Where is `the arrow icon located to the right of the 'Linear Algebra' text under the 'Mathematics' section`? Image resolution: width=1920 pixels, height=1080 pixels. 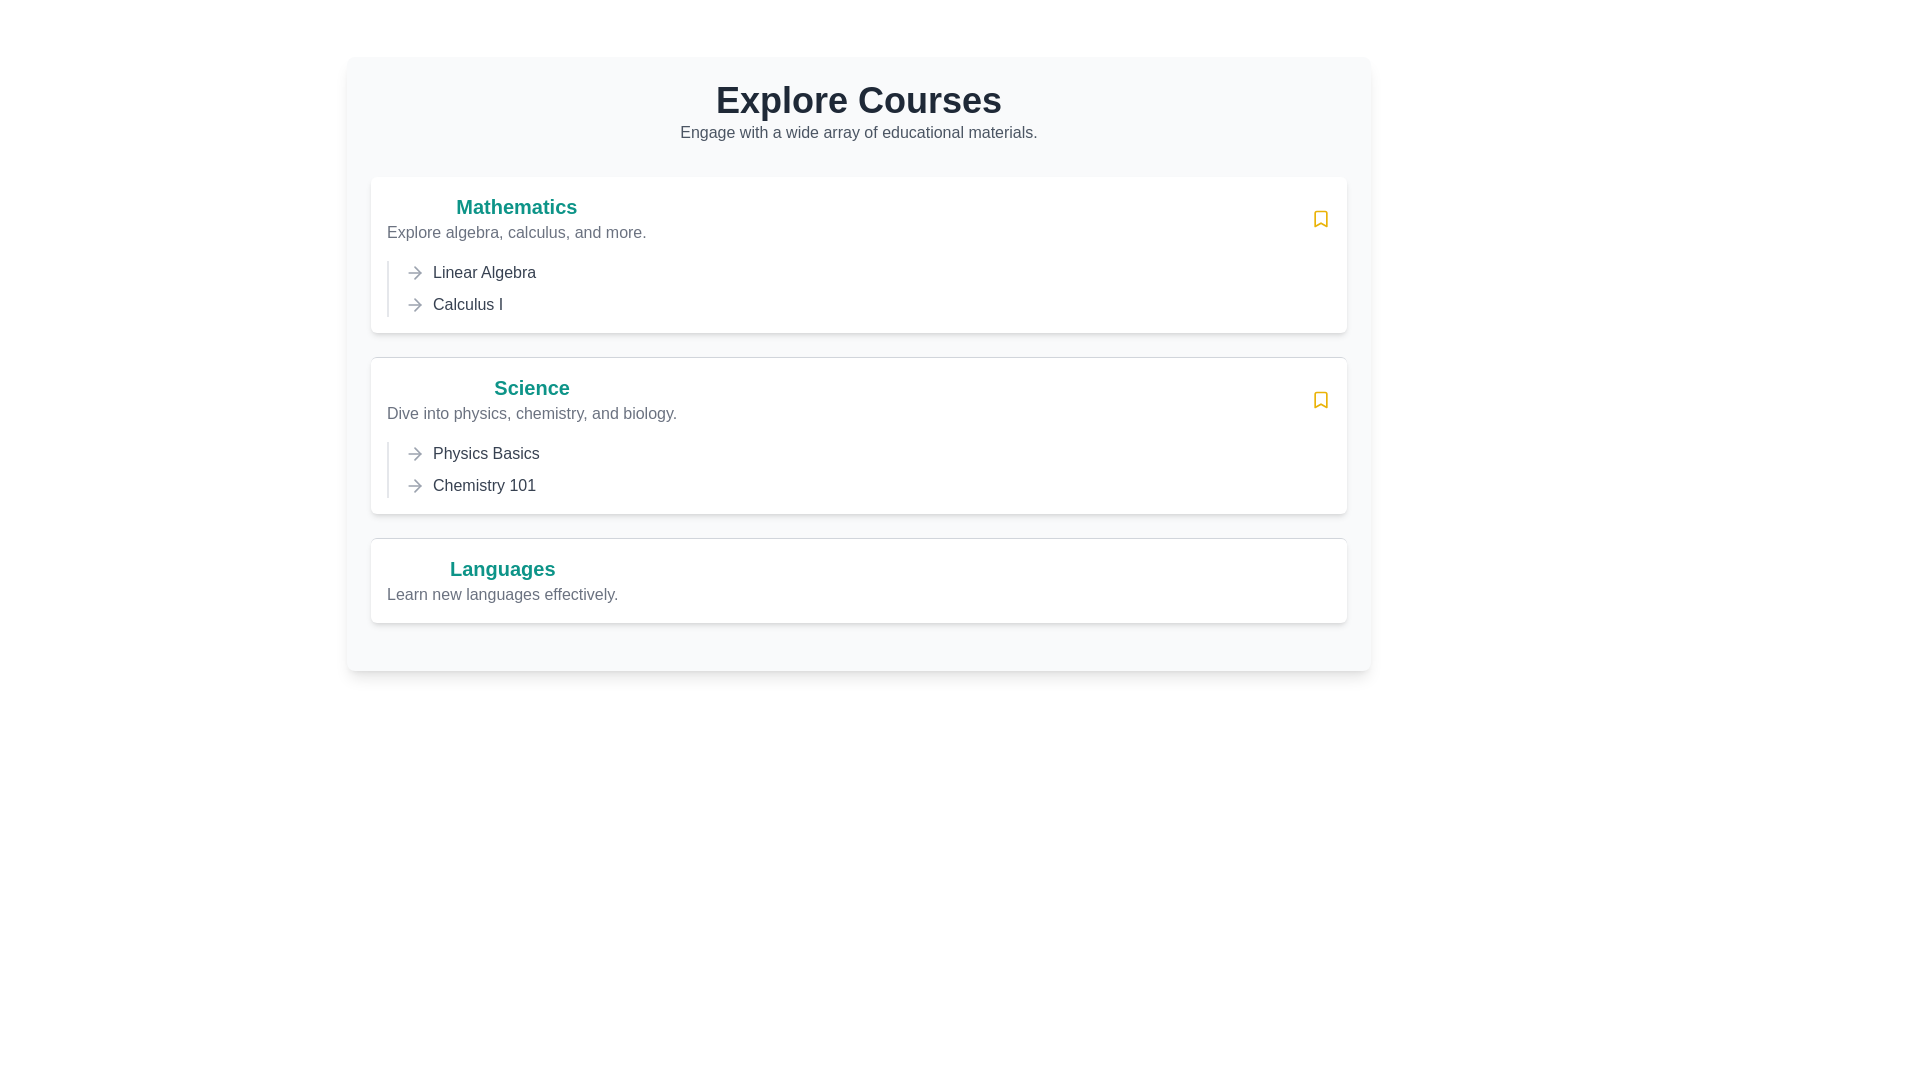
the arrow icon located to the right of the 'Linear Algebra' text under the 'Mathematics' section is located at coordinates (416, 273).